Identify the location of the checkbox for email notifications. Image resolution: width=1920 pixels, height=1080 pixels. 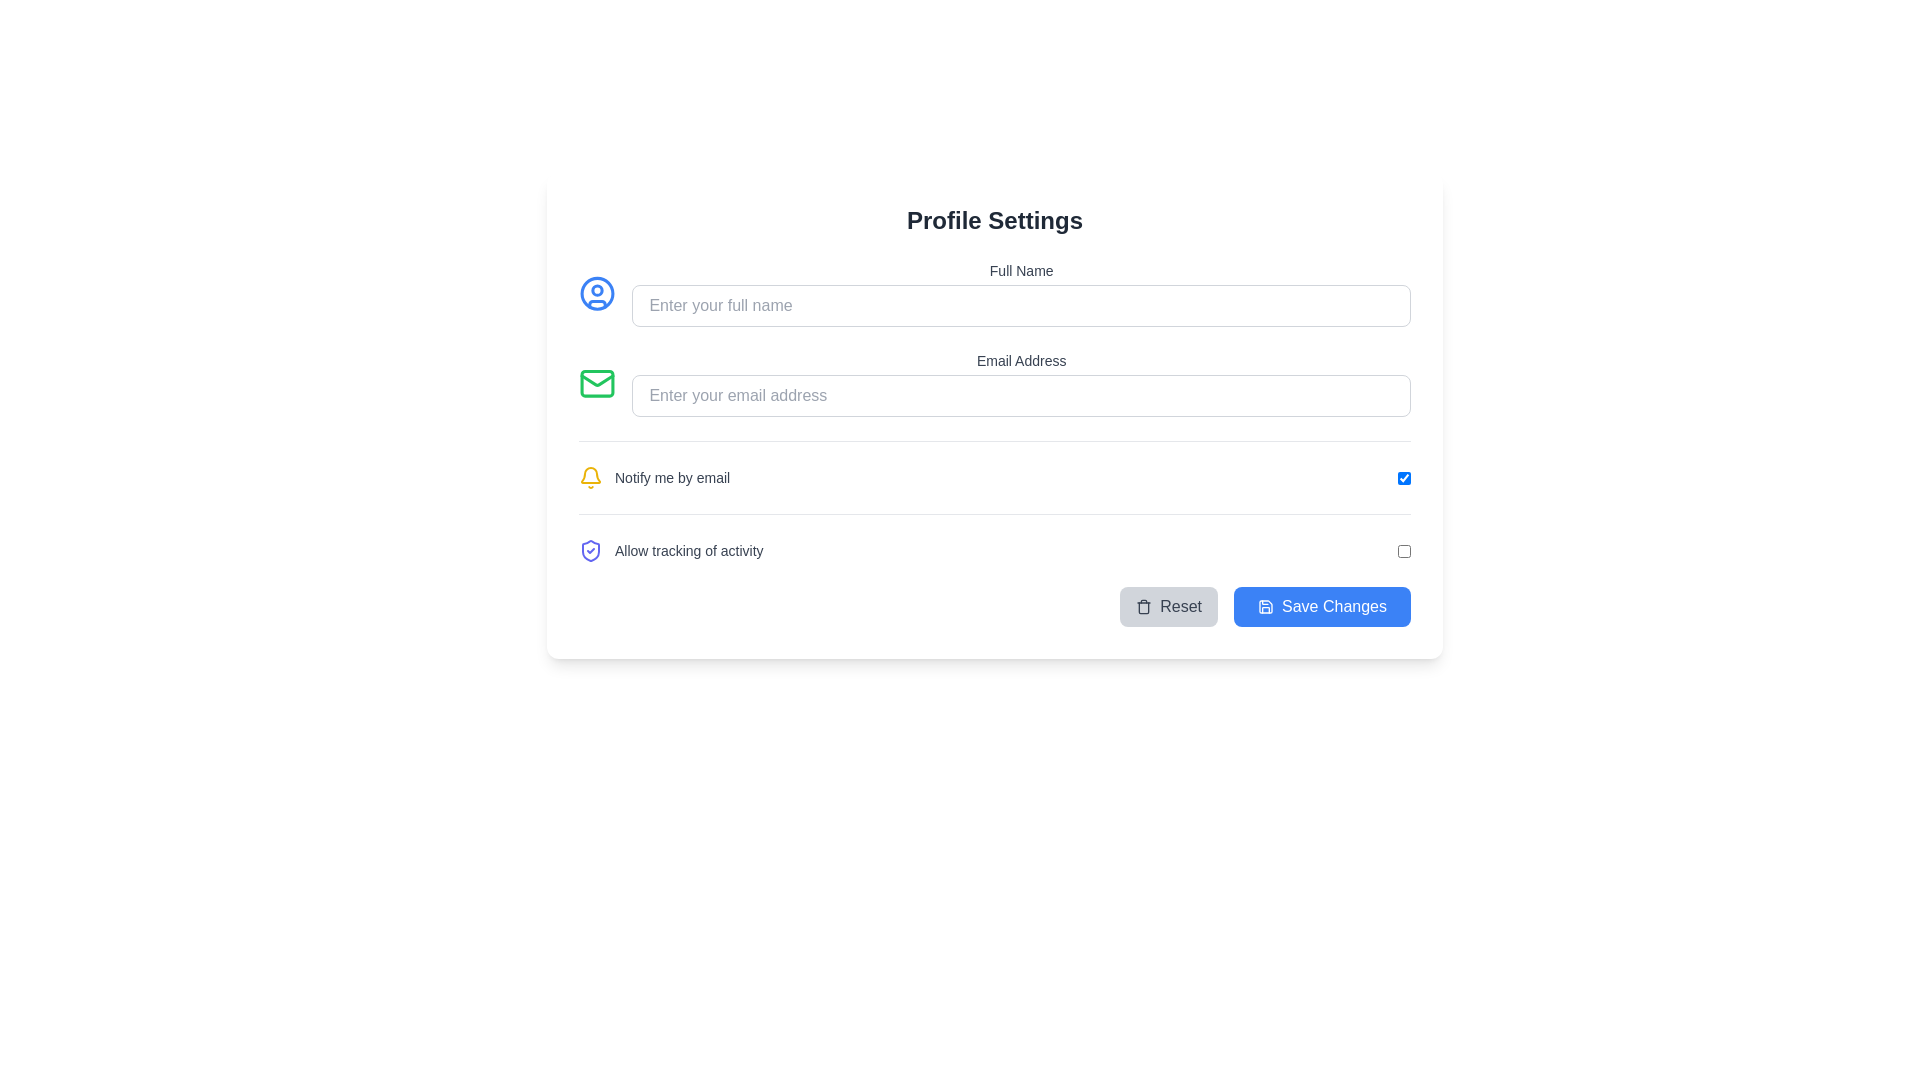
(994, 465).